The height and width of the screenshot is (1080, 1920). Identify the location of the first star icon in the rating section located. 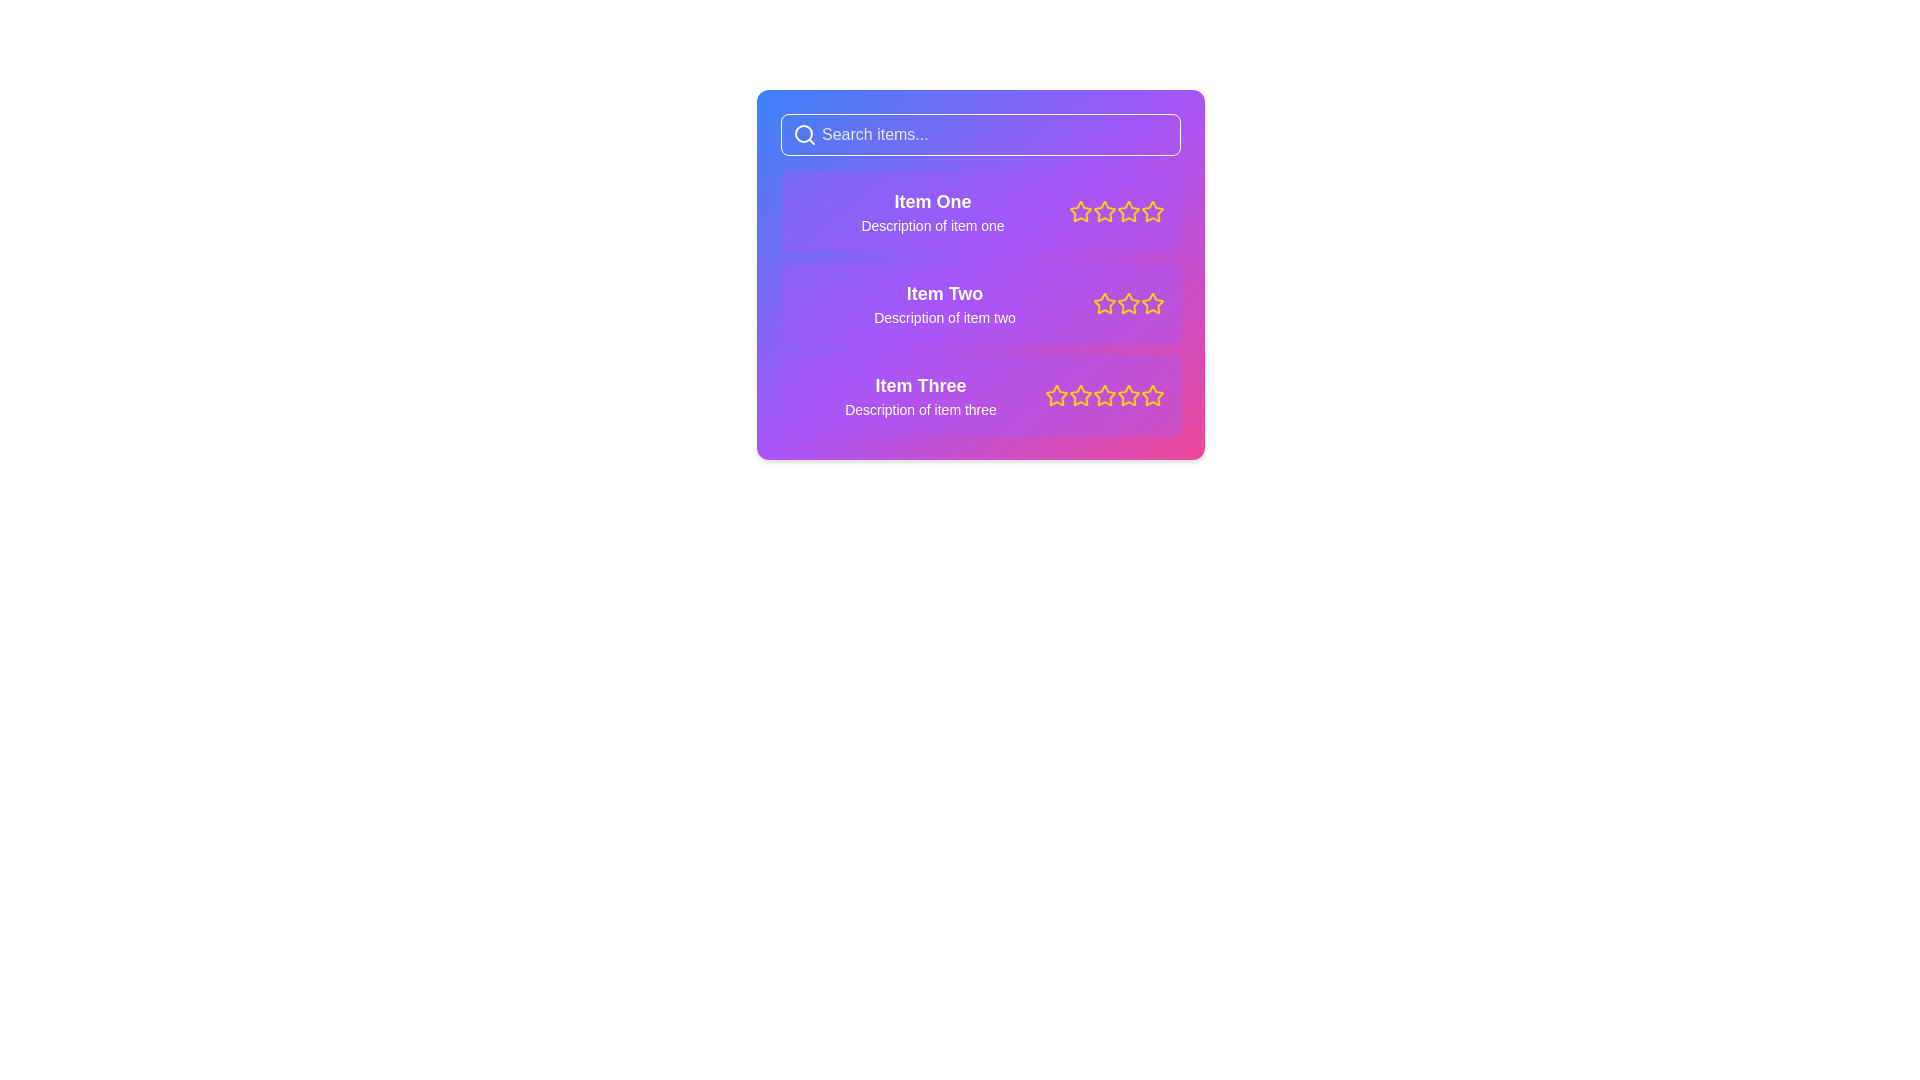
(1079, 211).